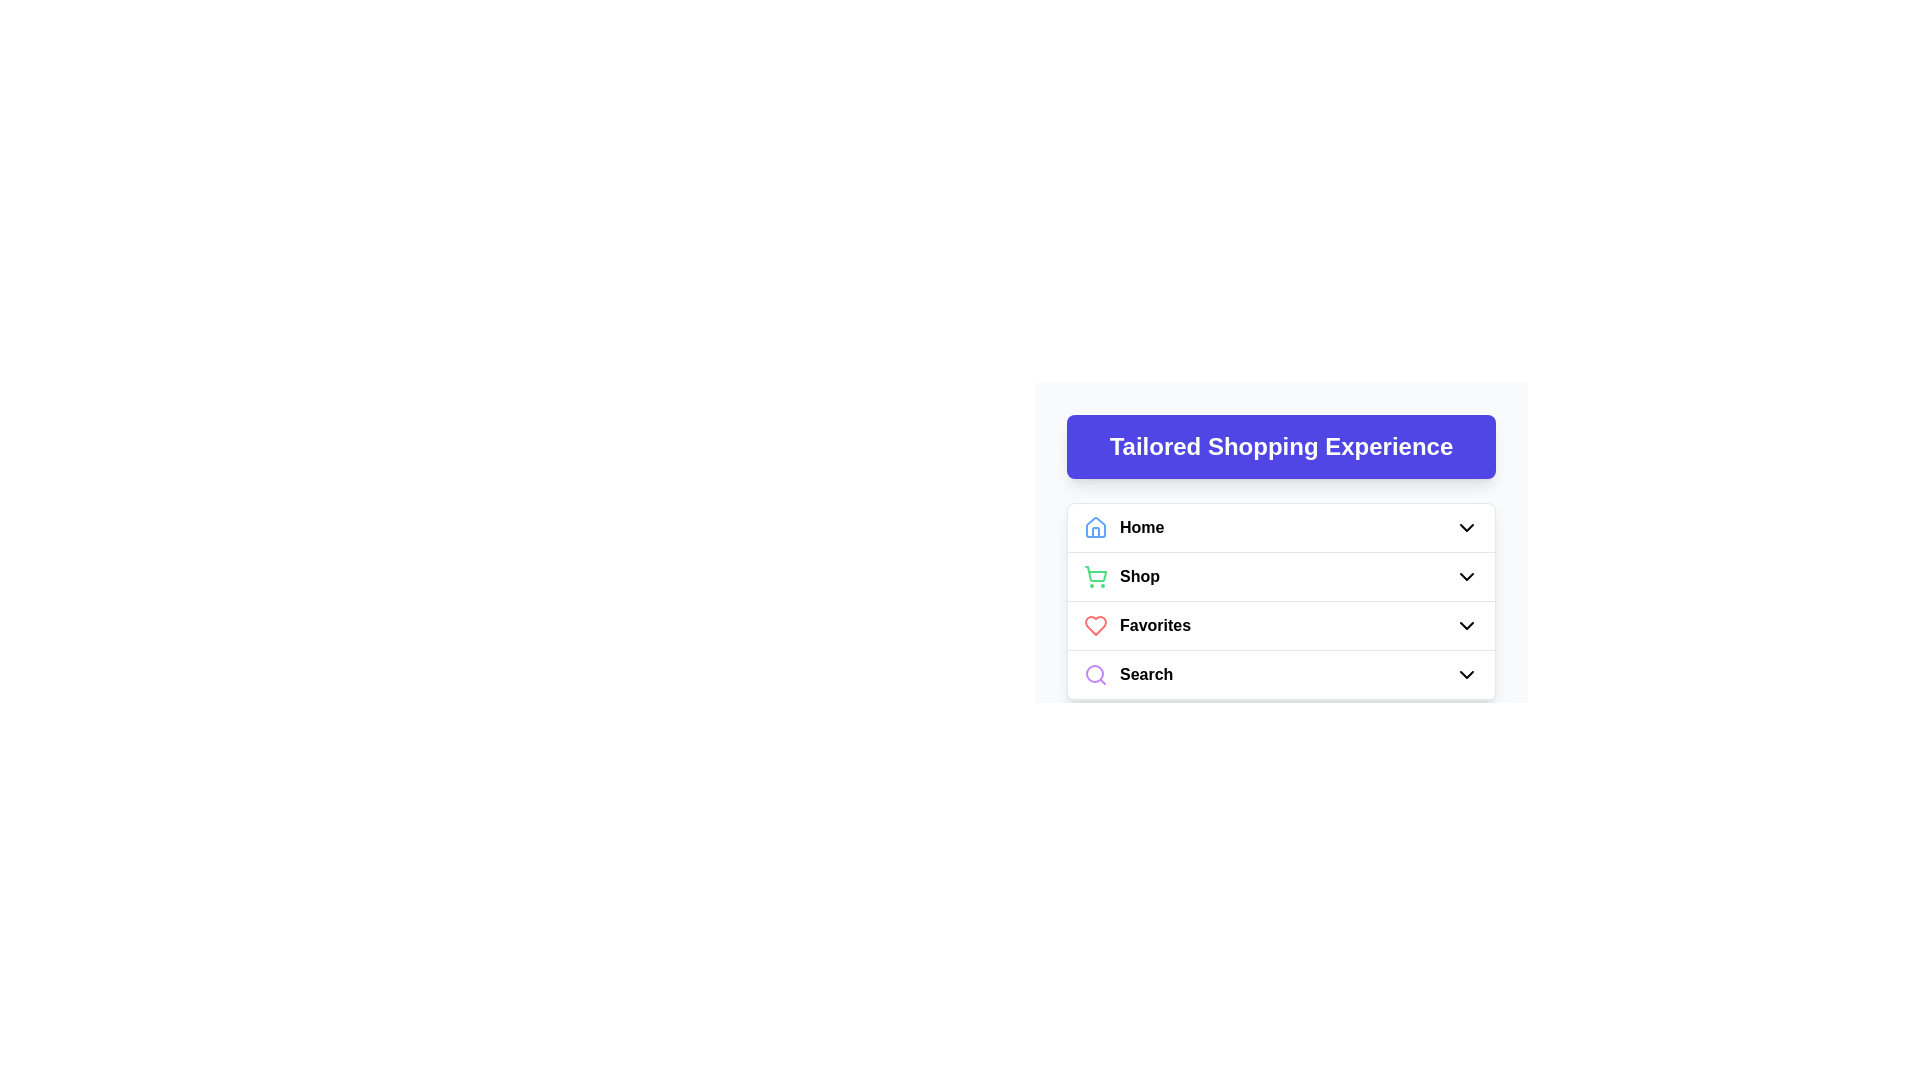 This screenshot has width=1920, height=1080. What do you see at coordinates (1137, 624) in the screenshot?
I see `the 'Favorites' text with decorative icon, which is the third item in a vertical list of menu options between 'Shop' and 'Search'` at bounding box center [1137, 624].